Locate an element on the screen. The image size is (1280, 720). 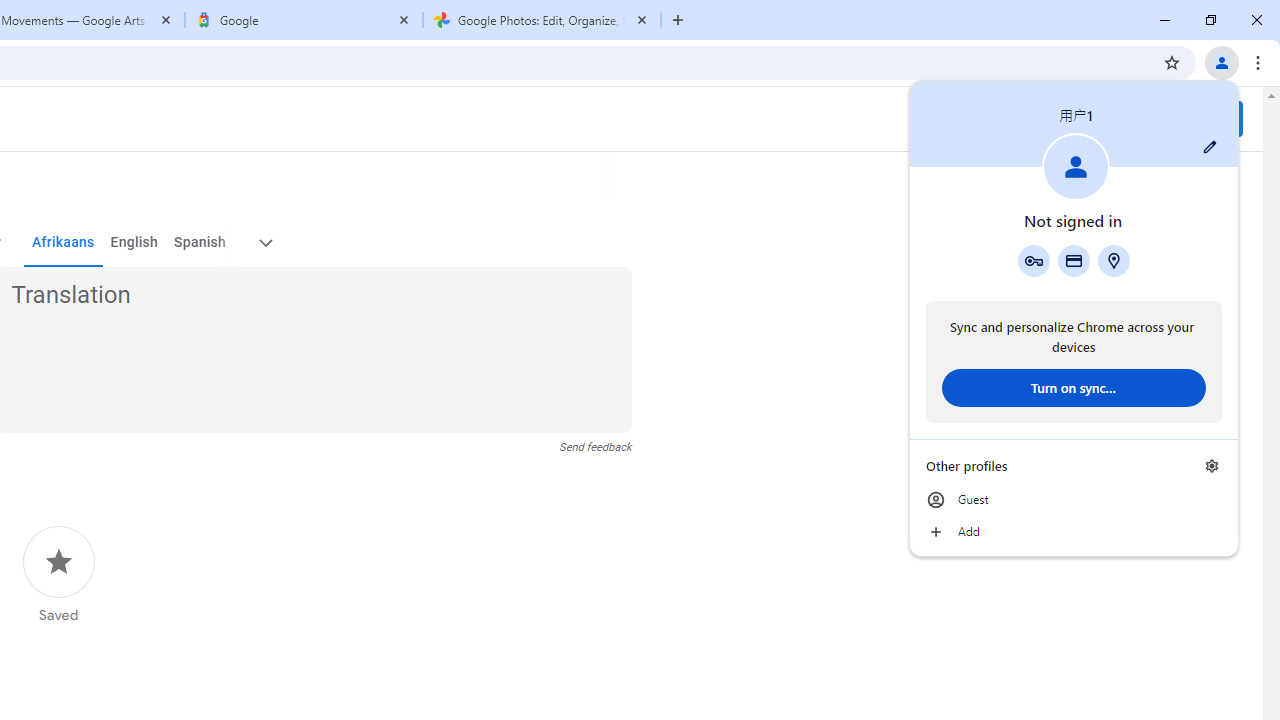
'Afrikaans' is located at coordinates (62, 242).